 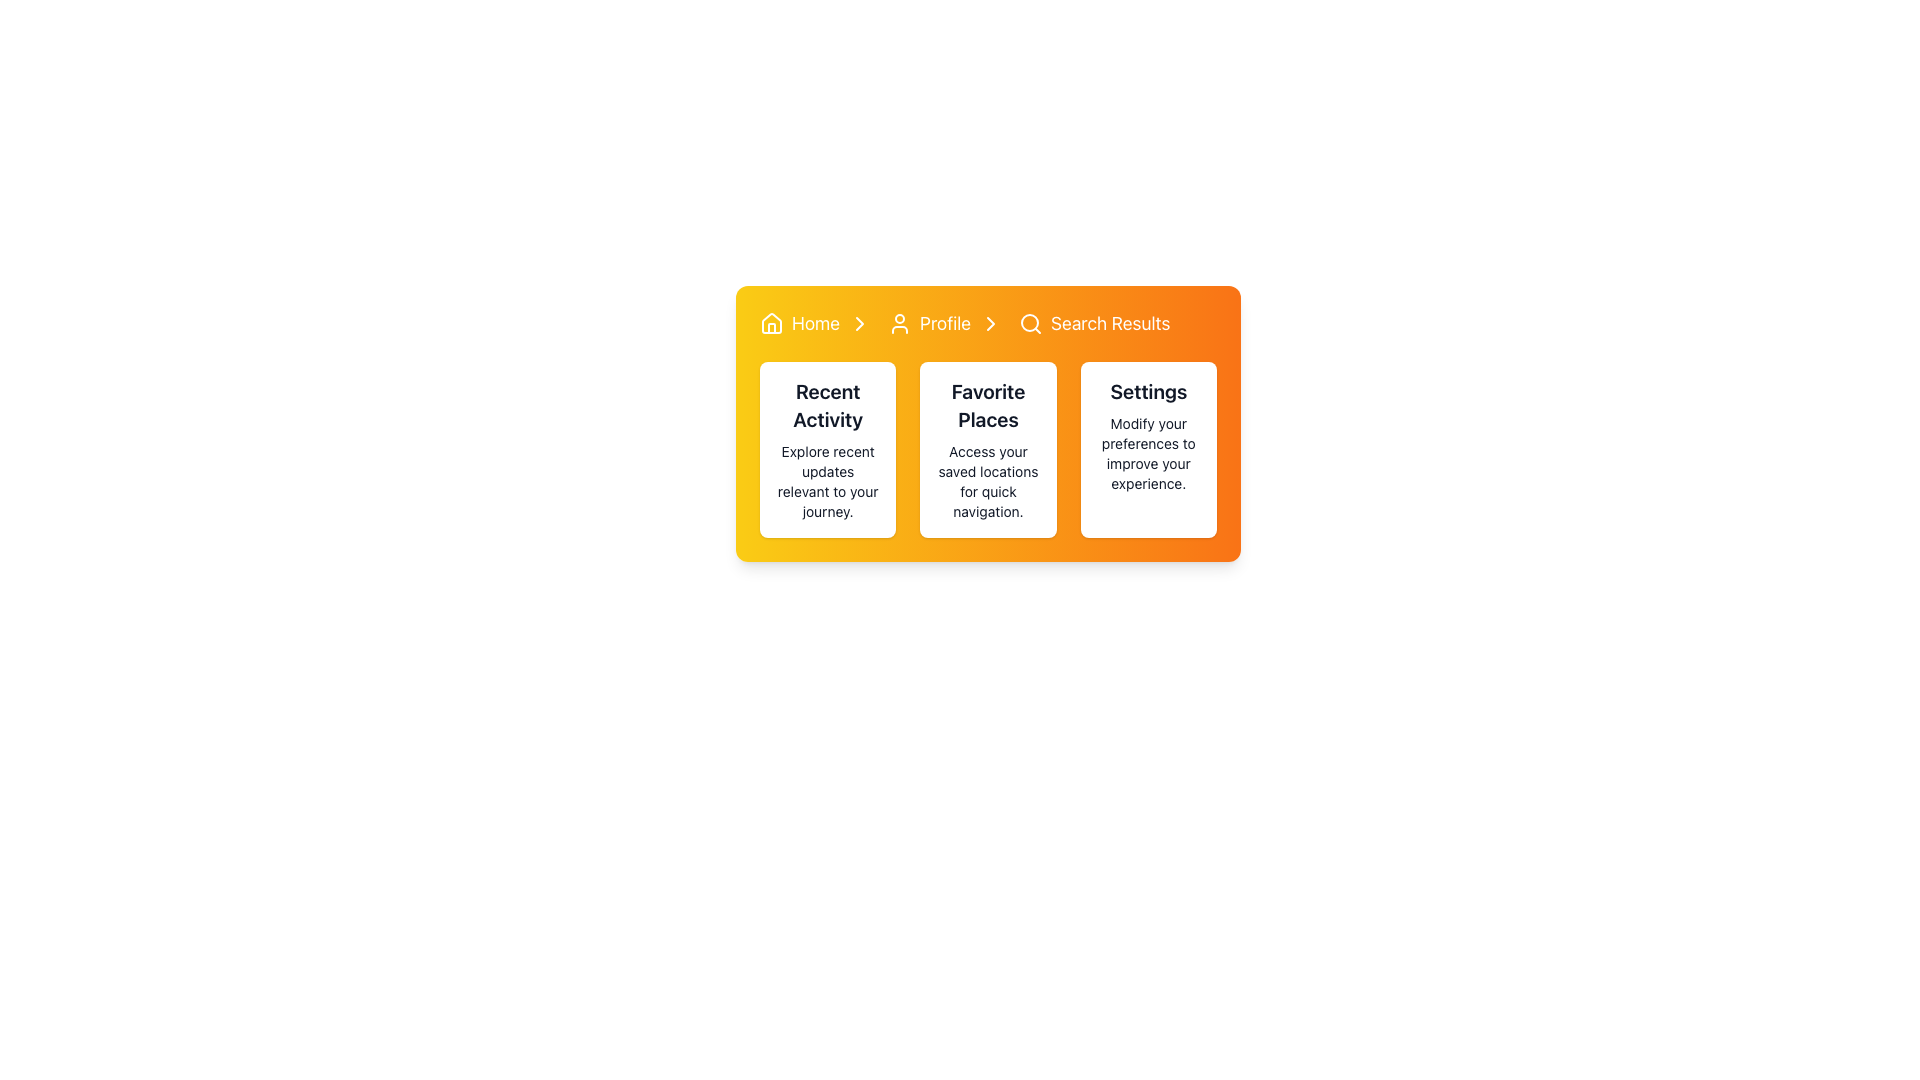 What do you see at coordinates (1148, 454) in the screenshot?
I see `the static text that says 'Modify your preferences to improve your experience.' located within the 'Settings' card, which is styled with a dark font on a white background` at bounding box center [1148, 454].